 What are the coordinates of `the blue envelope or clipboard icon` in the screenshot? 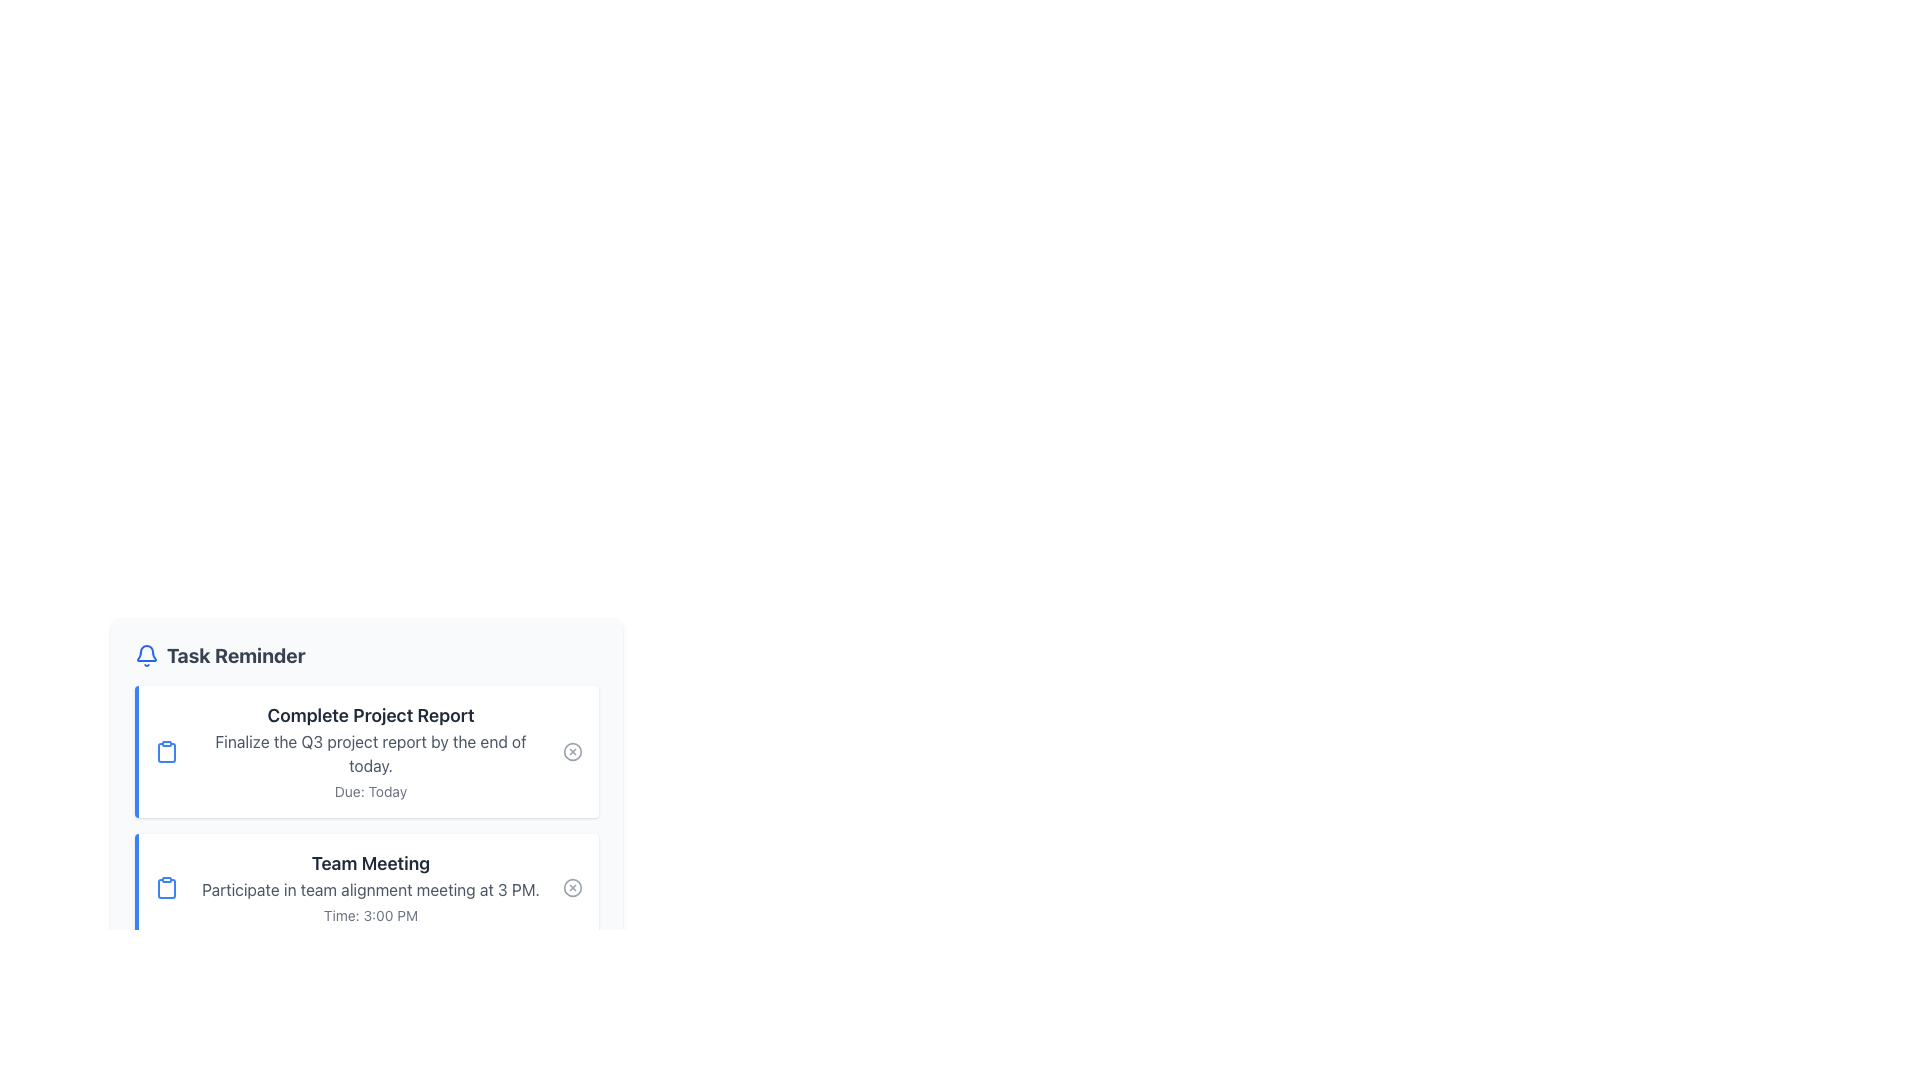 It's located at (167, 752).